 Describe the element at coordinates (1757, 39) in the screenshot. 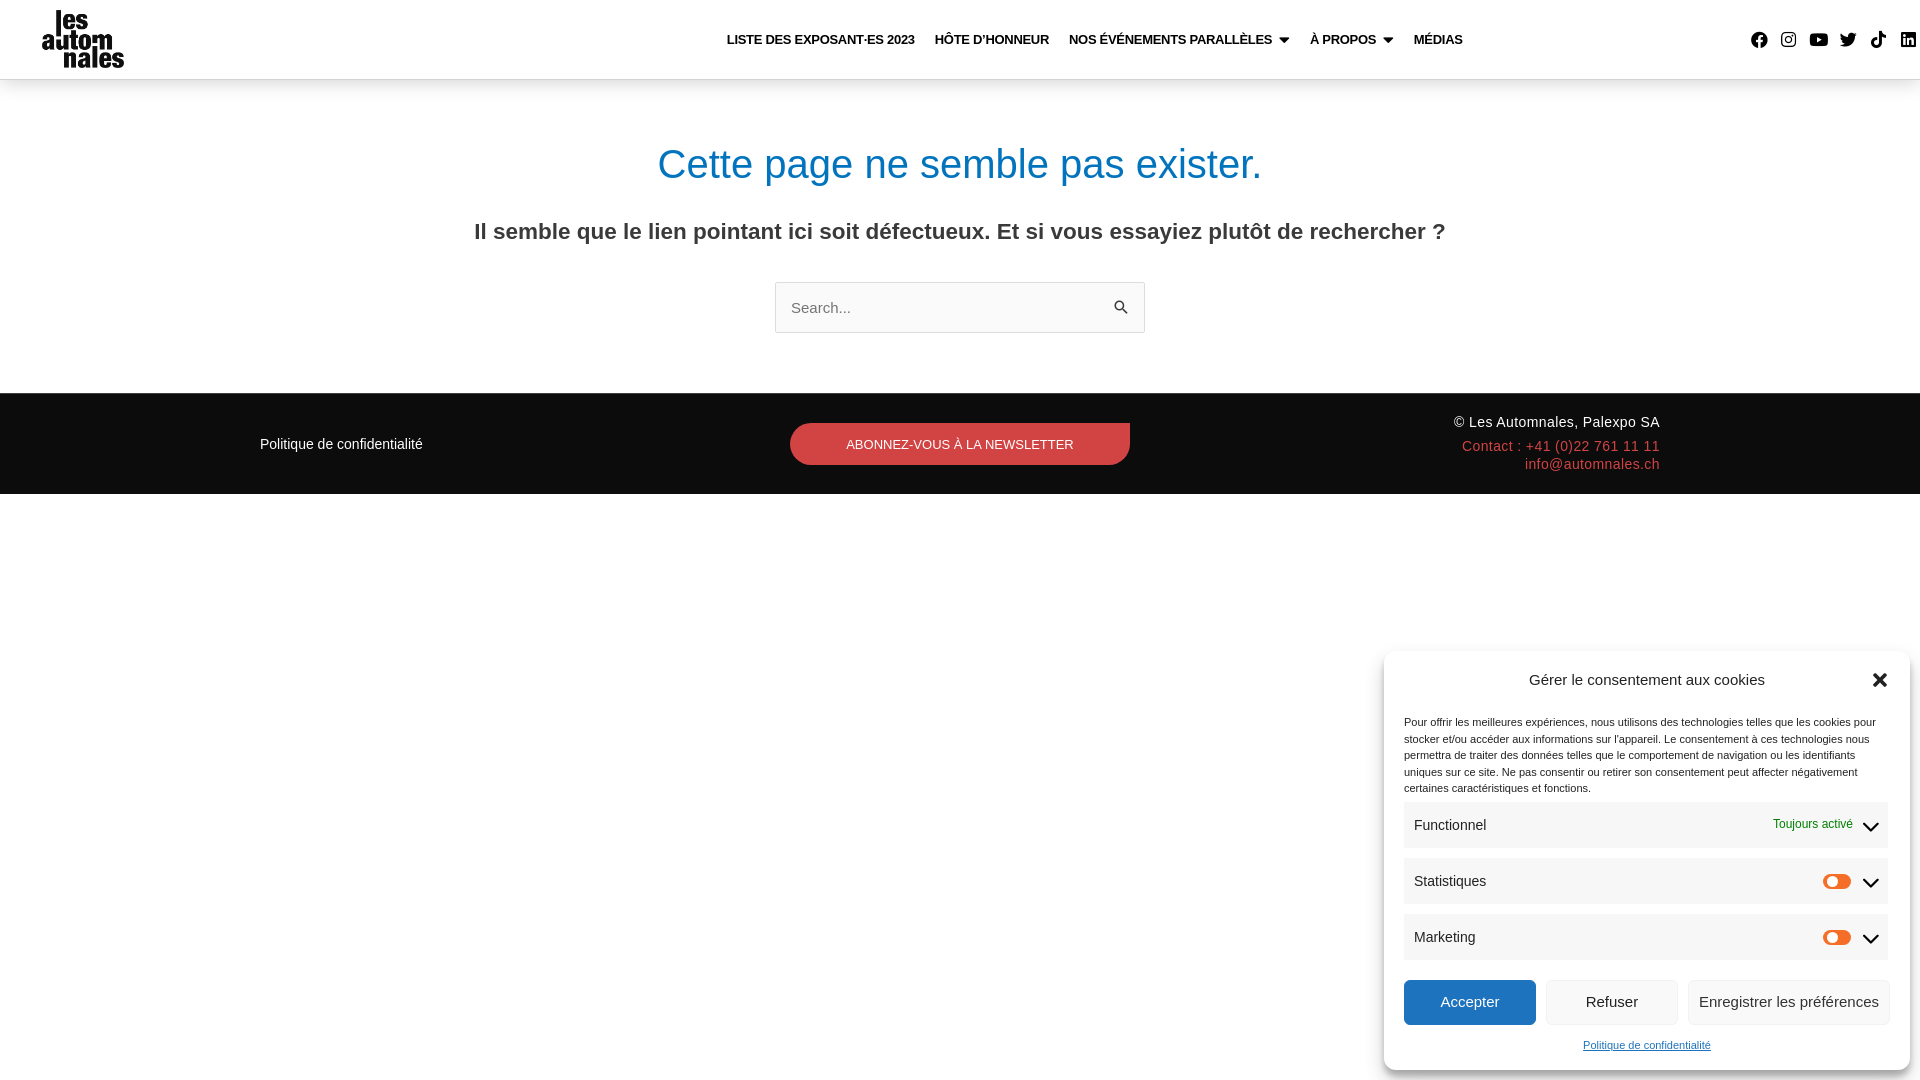

I see `'Facebook'` at that location.